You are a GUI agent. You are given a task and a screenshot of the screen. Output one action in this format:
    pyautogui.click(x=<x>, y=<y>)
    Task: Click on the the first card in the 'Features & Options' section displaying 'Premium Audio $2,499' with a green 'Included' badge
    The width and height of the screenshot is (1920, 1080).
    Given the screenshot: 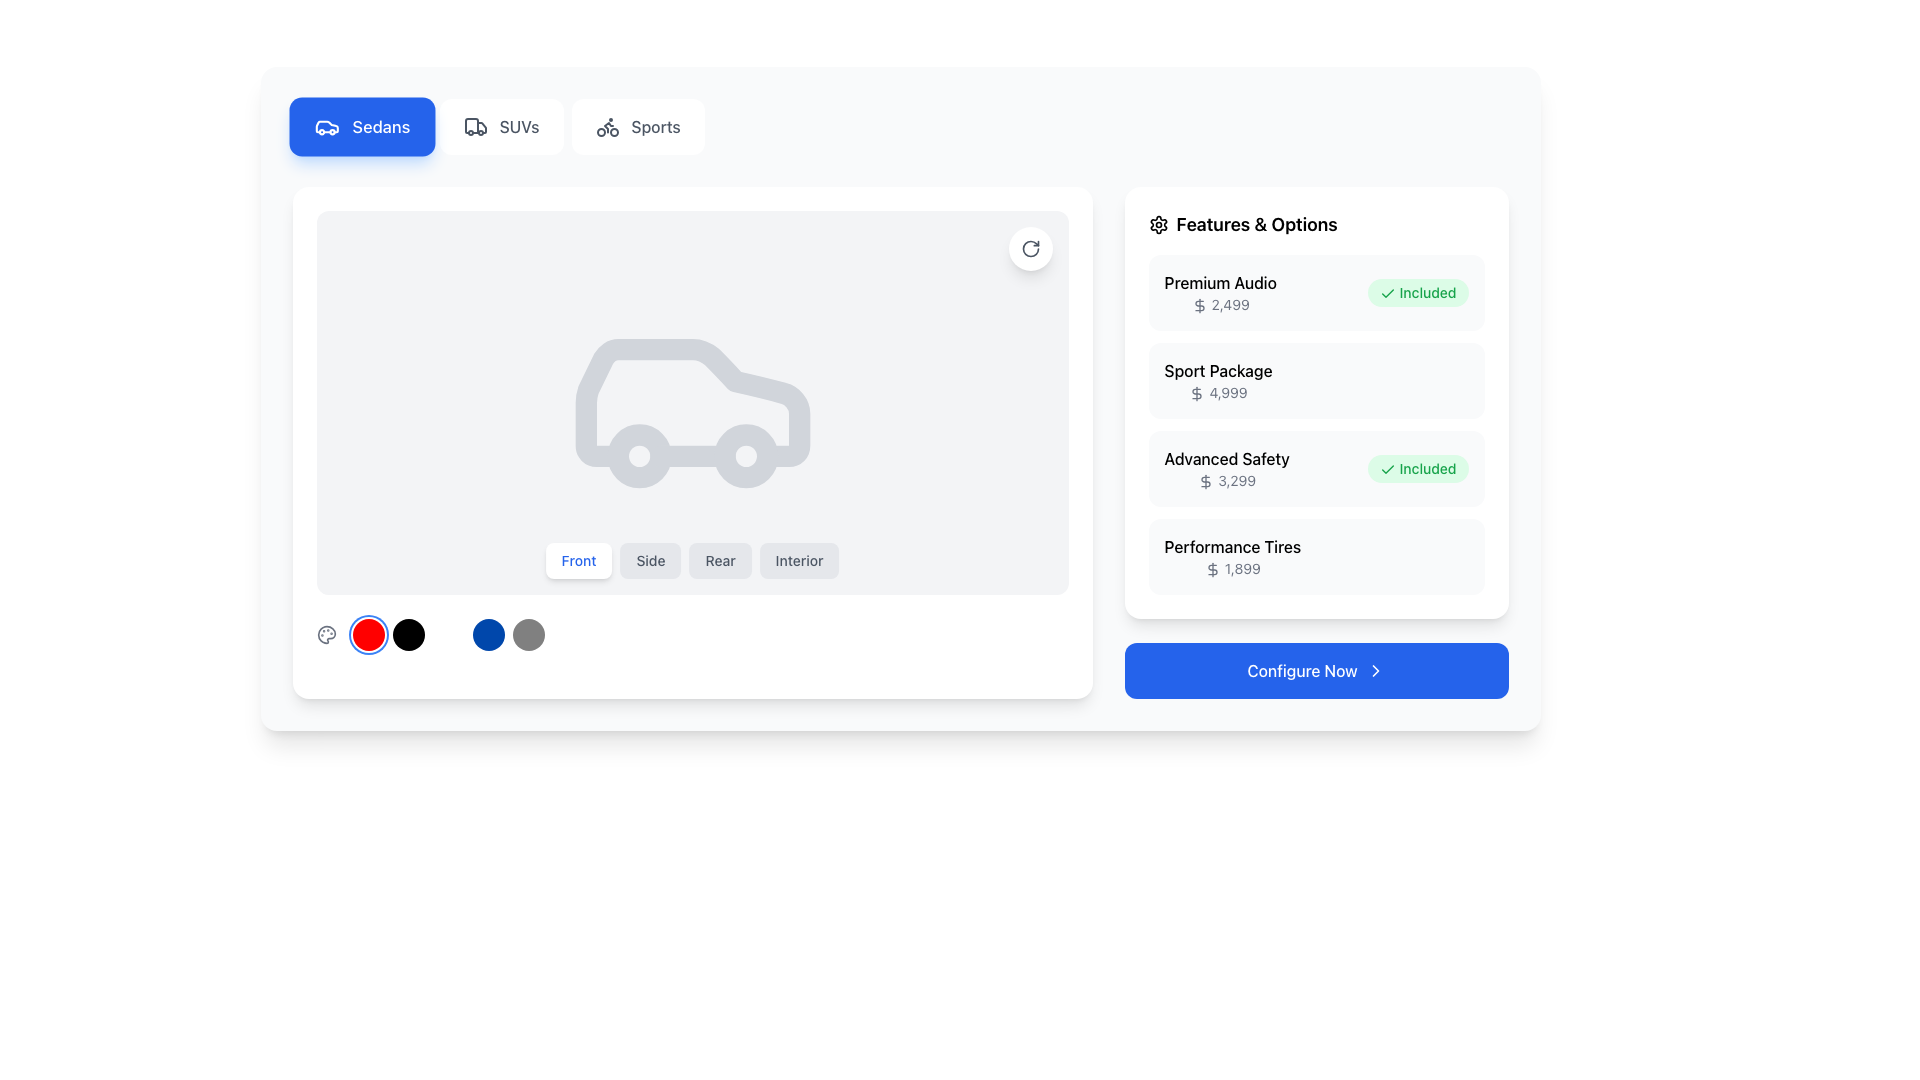 What is the action you would take?
    pyautogui.click(x=1316, y=293)
    